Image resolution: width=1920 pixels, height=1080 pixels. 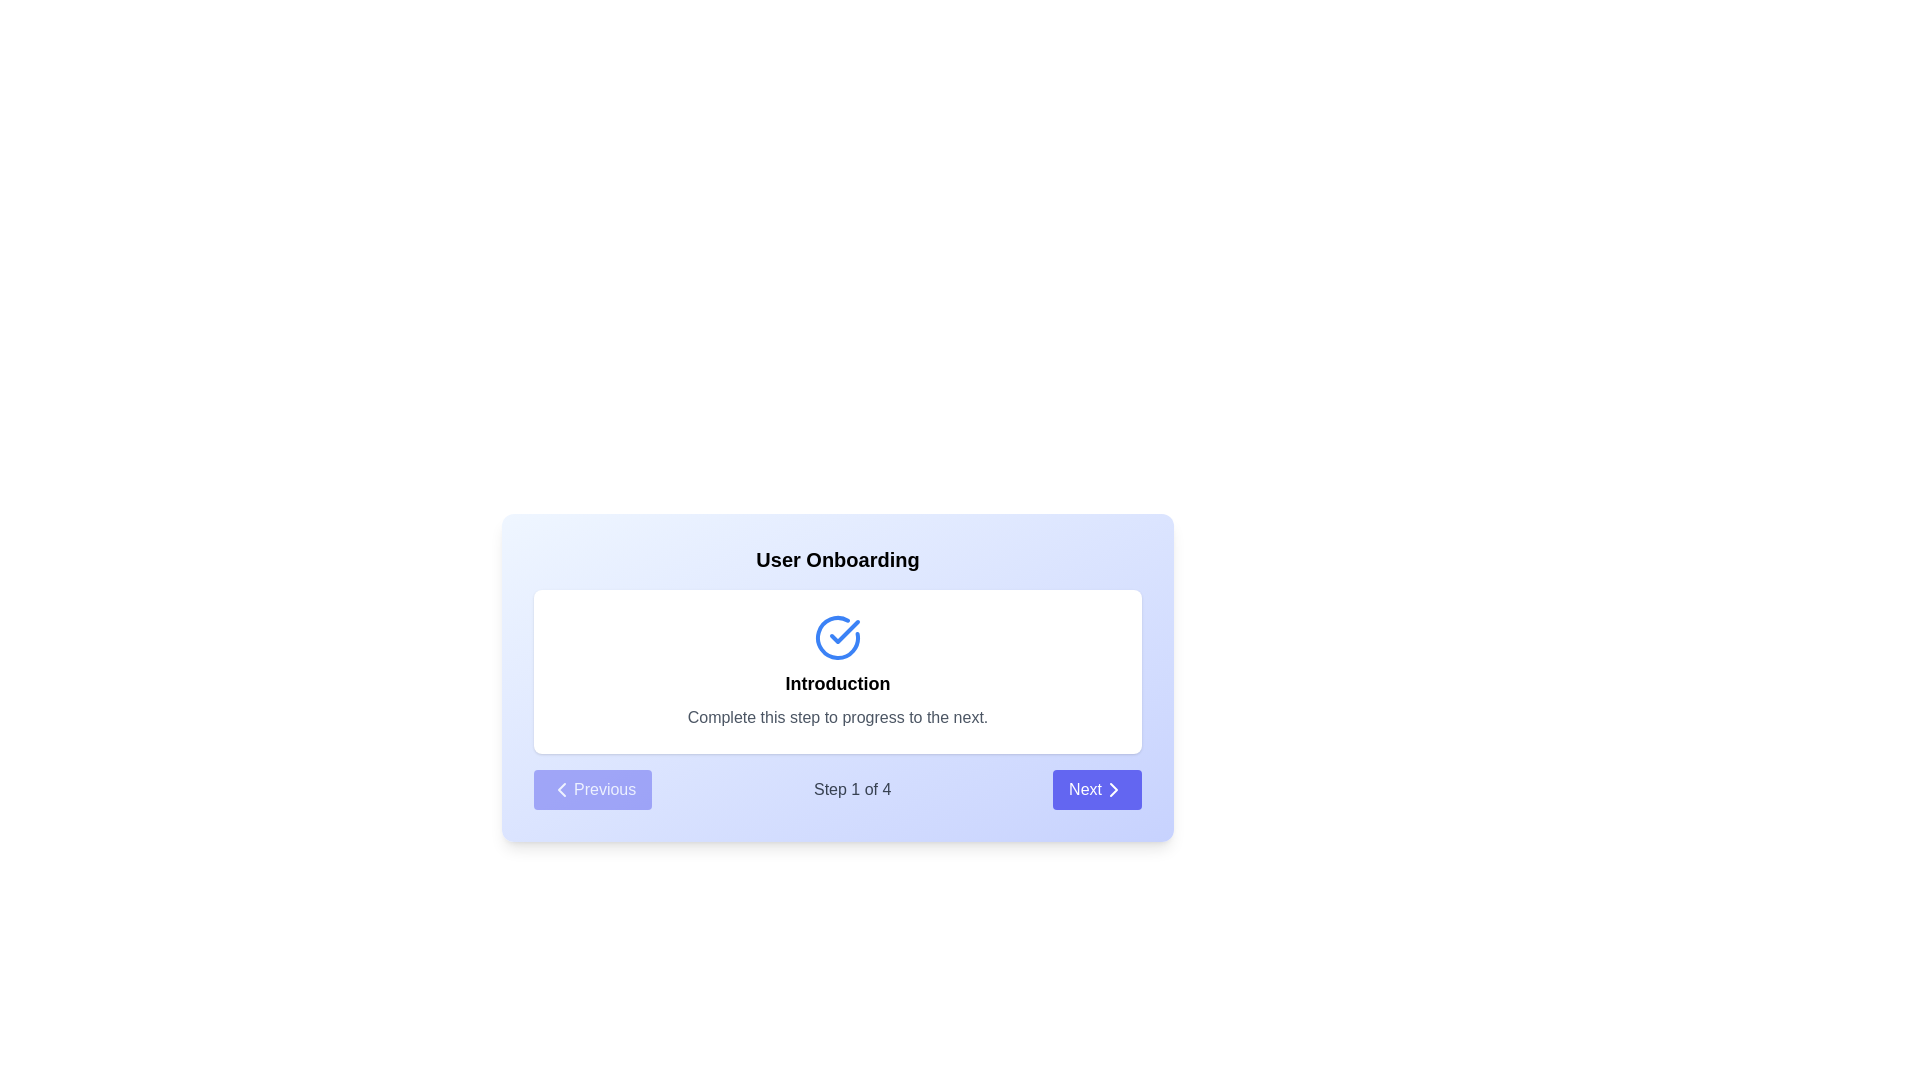 What do you see at coordinates (592, 789) in the screenshot?
I see `the 'Previous' button to navigate to the previous step` at bounding box center [592, 789].